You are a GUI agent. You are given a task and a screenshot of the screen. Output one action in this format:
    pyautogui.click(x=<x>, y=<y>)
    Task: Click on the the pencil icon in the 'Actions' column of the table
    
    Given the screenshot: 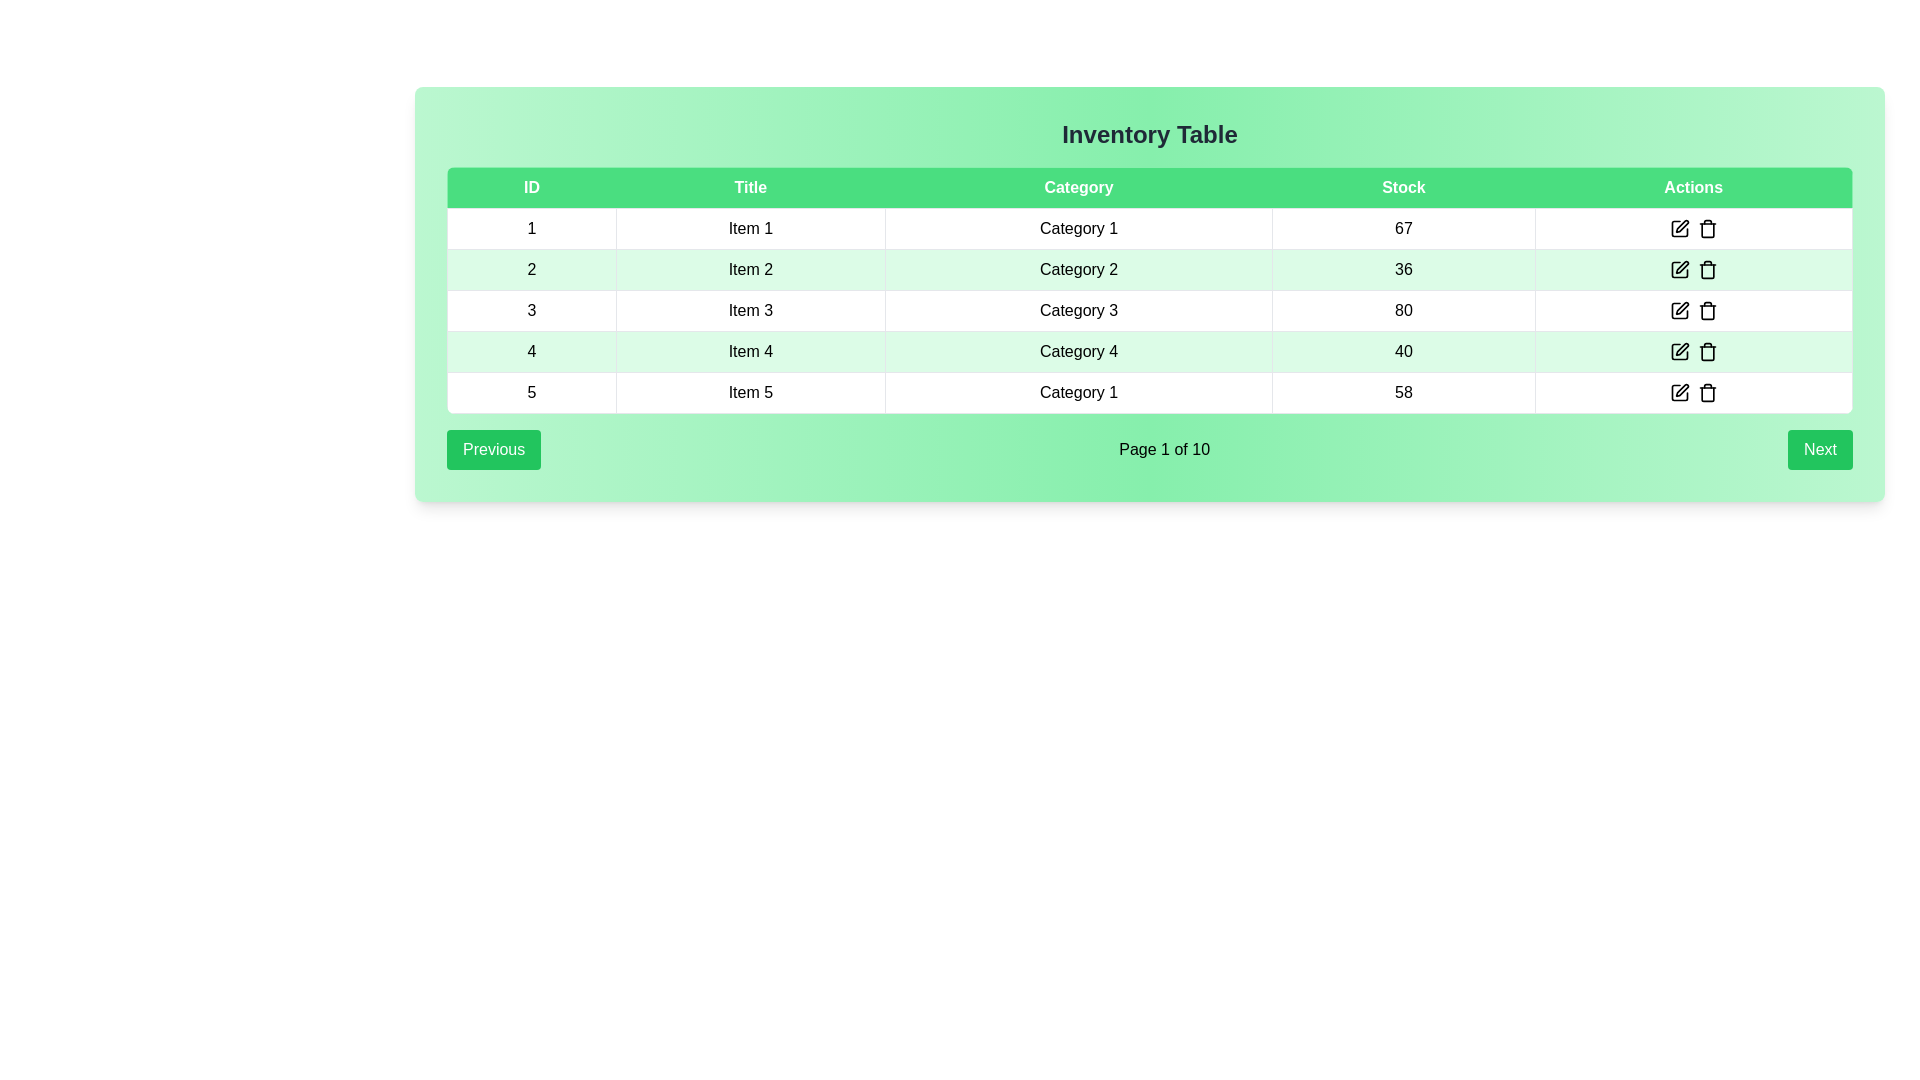 What is the action you would take?
    pyautogui.click(x=1693, y=227)
    